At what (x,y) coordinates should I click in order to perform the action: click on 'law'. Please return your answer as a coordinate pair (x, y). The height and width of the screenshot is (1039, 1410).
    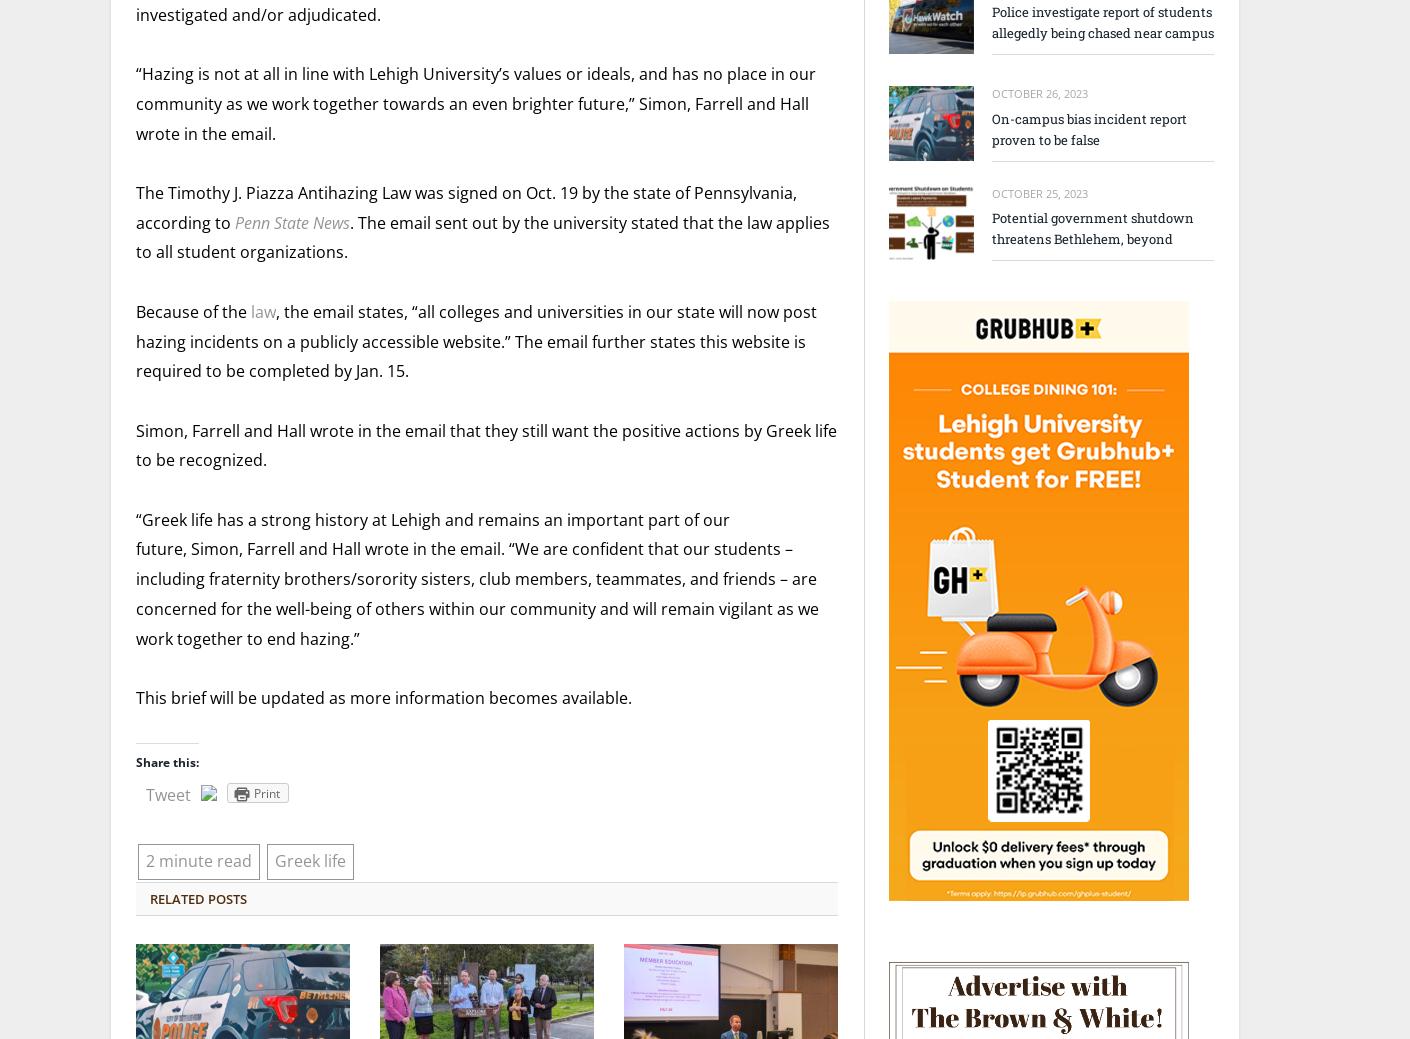
    Looking at the image, I should click on (247, 310).